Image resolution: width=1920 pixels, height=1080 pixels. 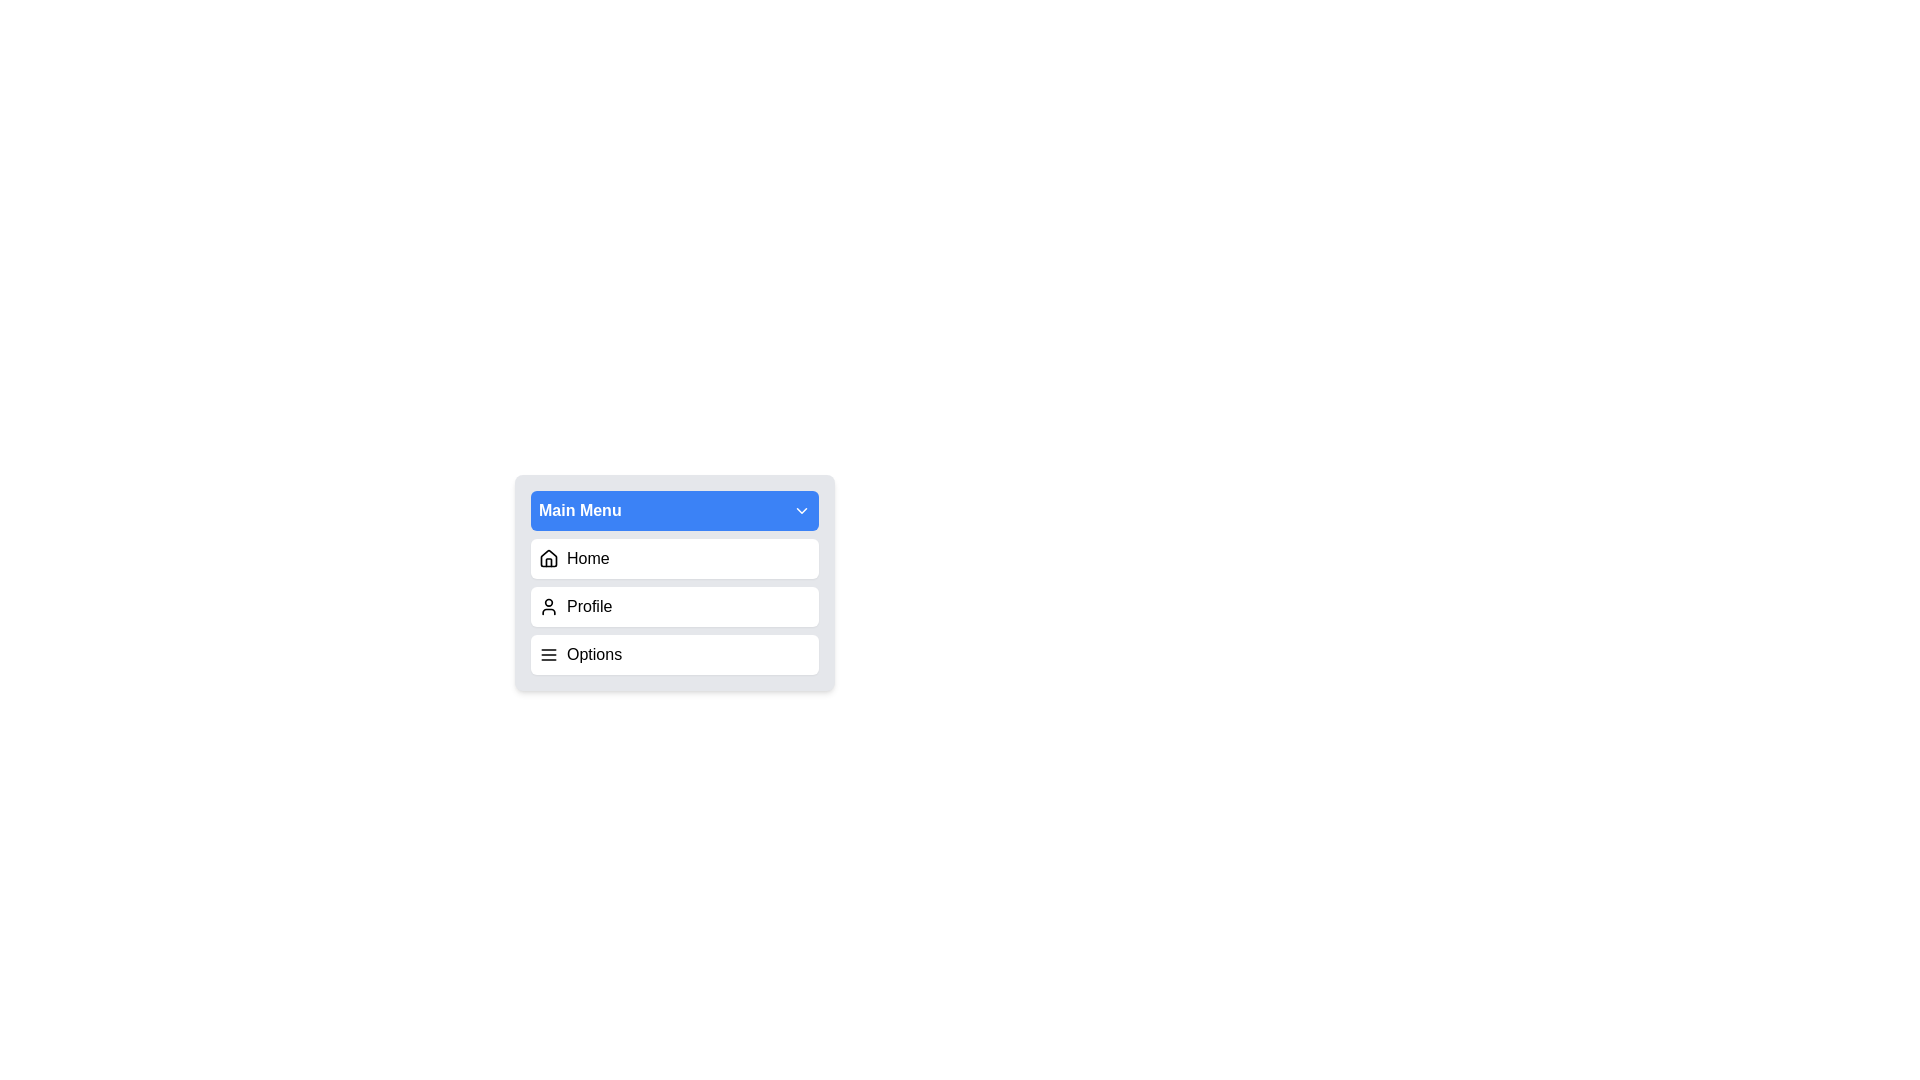 What do you see at coordinates (675, 655) in the screenshot?
I see `the third and last item in the vertical list of menu options` at bounding box center [675, 655].